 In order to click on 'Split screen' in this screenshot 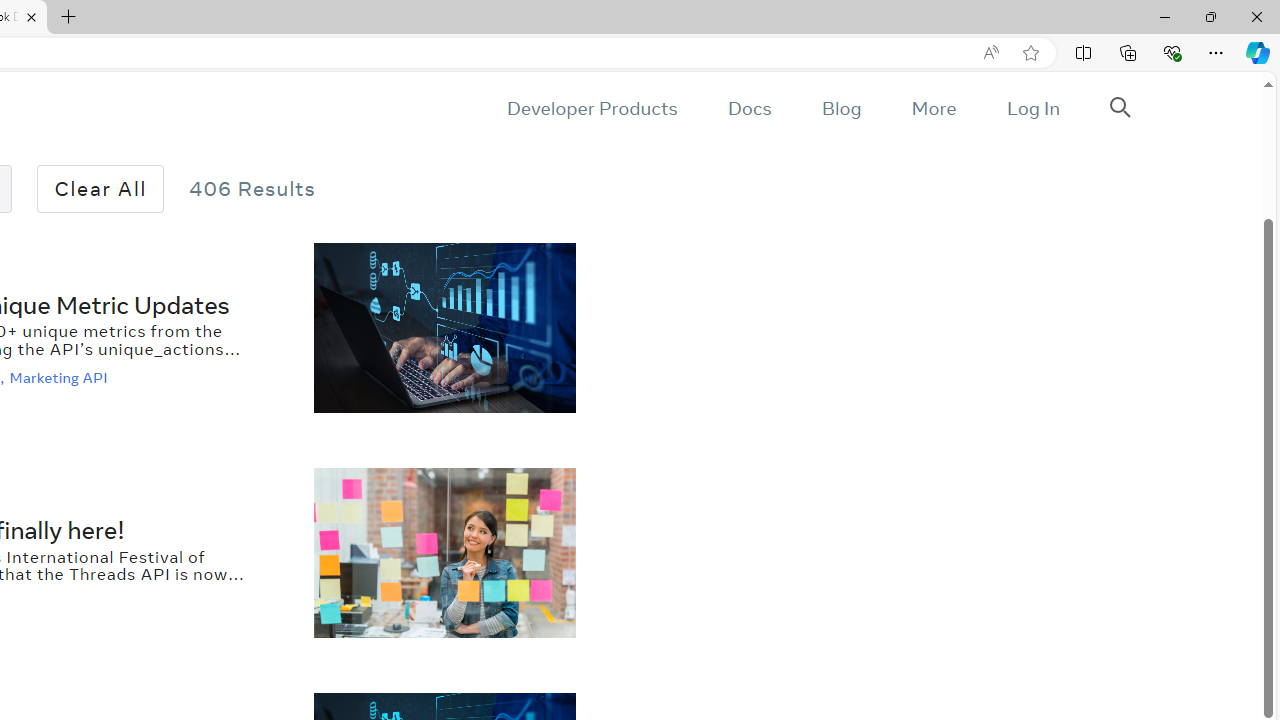, I will do `click(1082, 51)`.